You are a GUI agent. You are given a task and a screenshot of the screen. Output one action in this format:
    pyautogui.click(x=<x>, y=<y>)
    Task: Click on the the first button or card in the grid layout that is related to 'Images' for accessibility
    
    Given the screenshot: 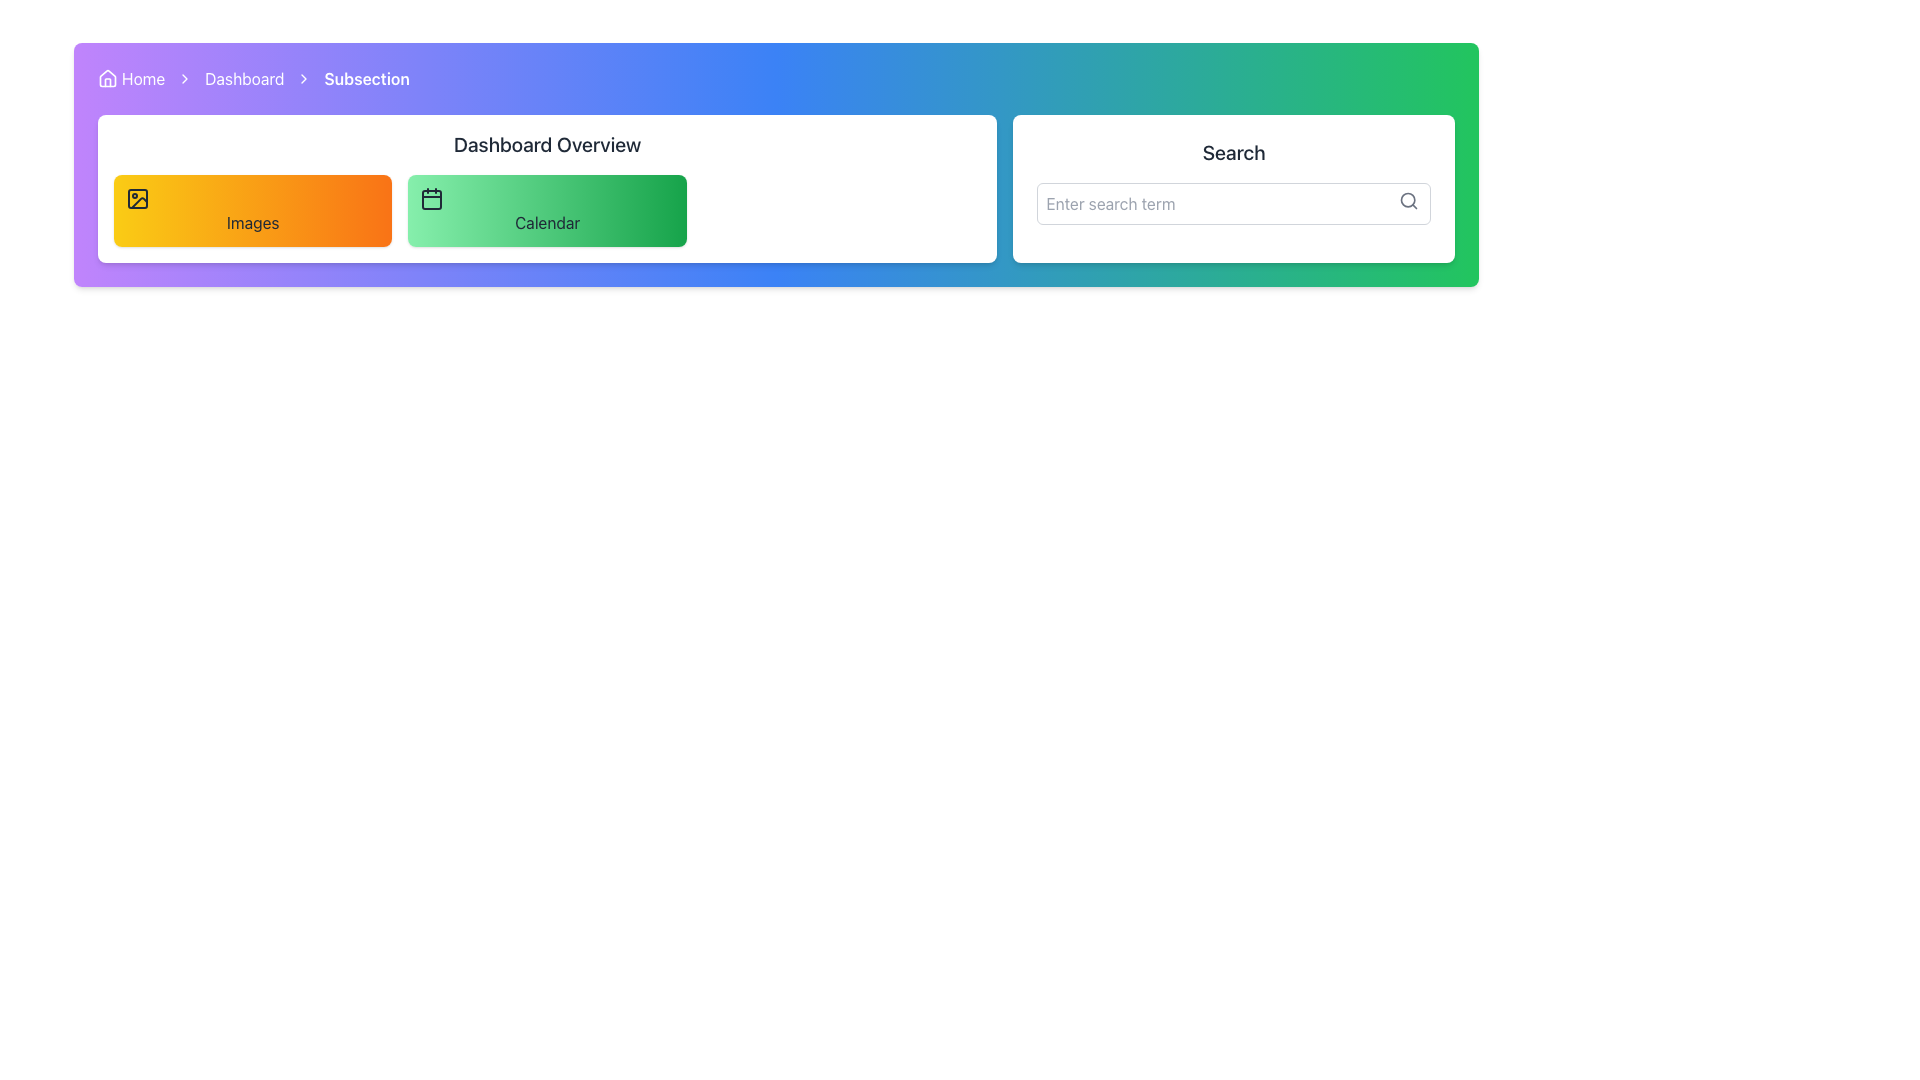 What is the action you would take?
    pyautogui.click(x=252, y=211)
    